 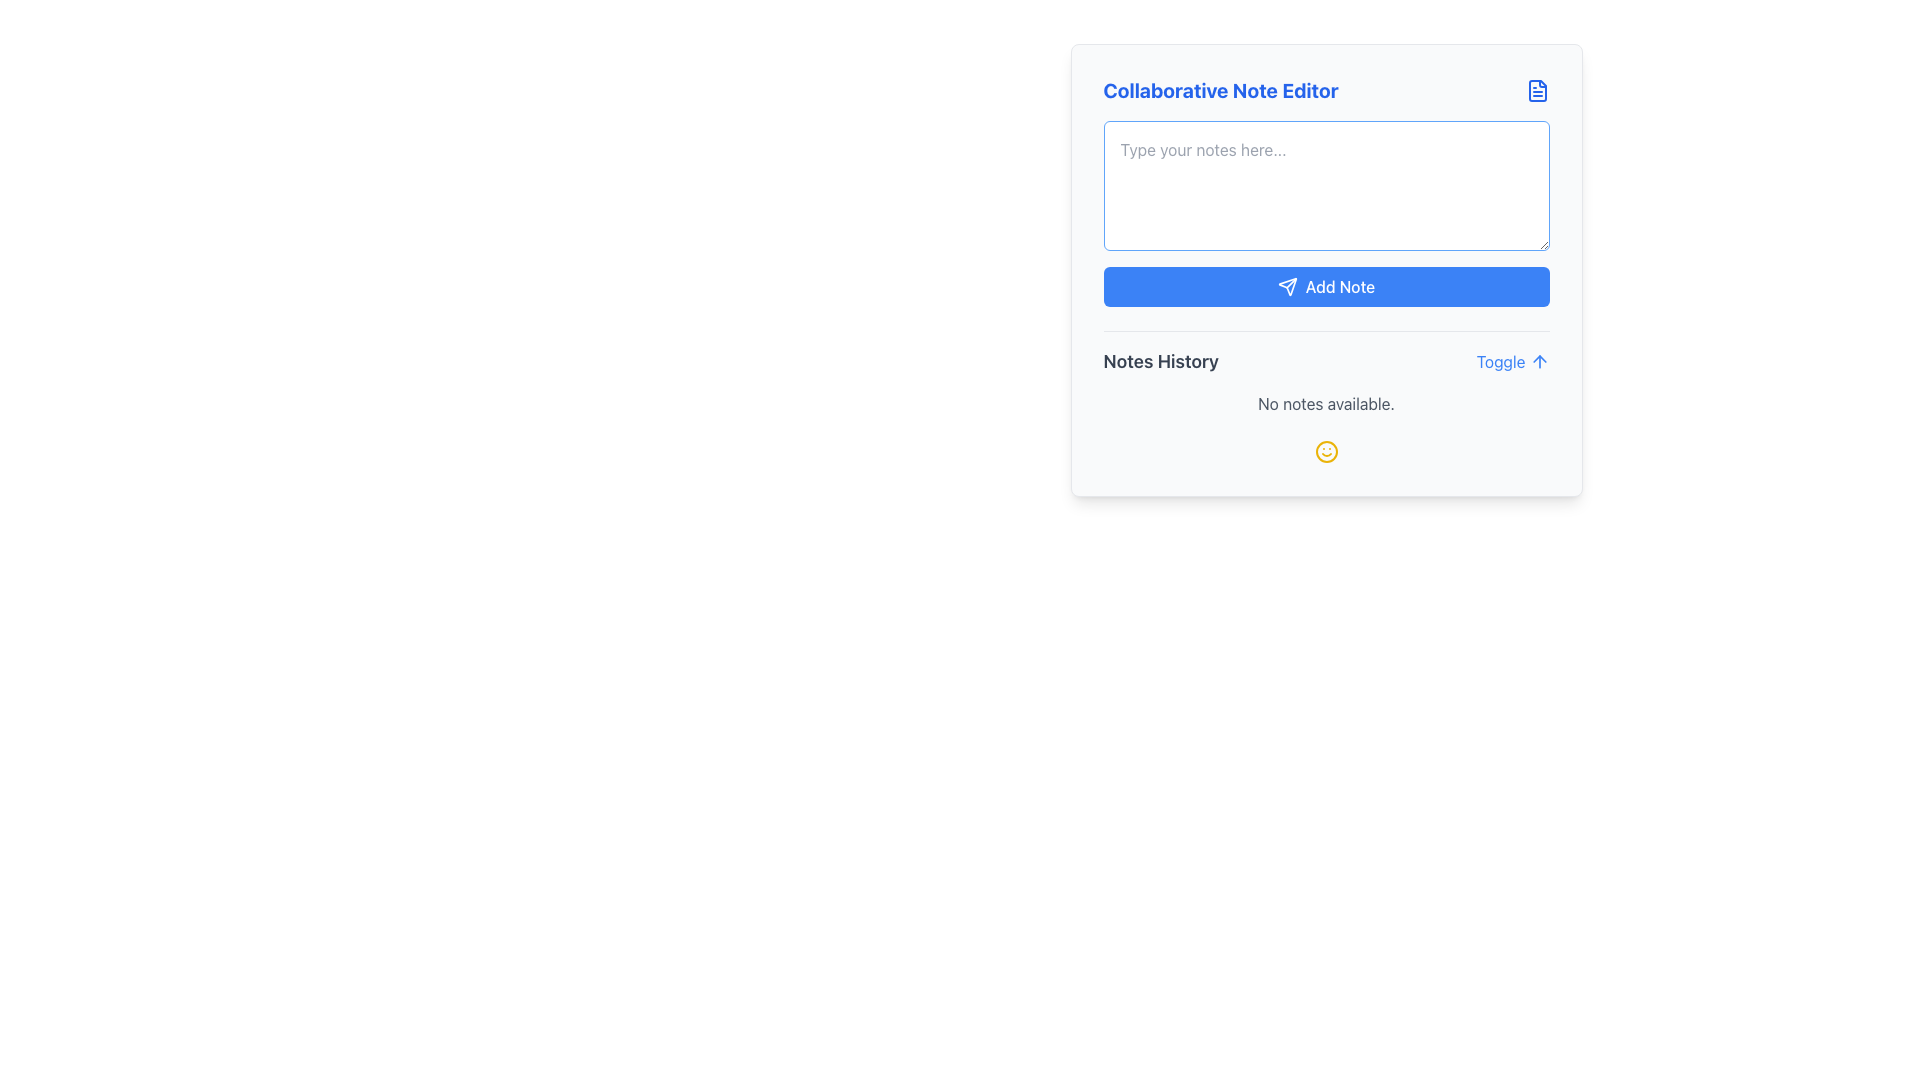 I want to click on the central circular shape within the smiley face icon located at the bottom center of the 'Notes History' section, so click(x=1326, y=451).